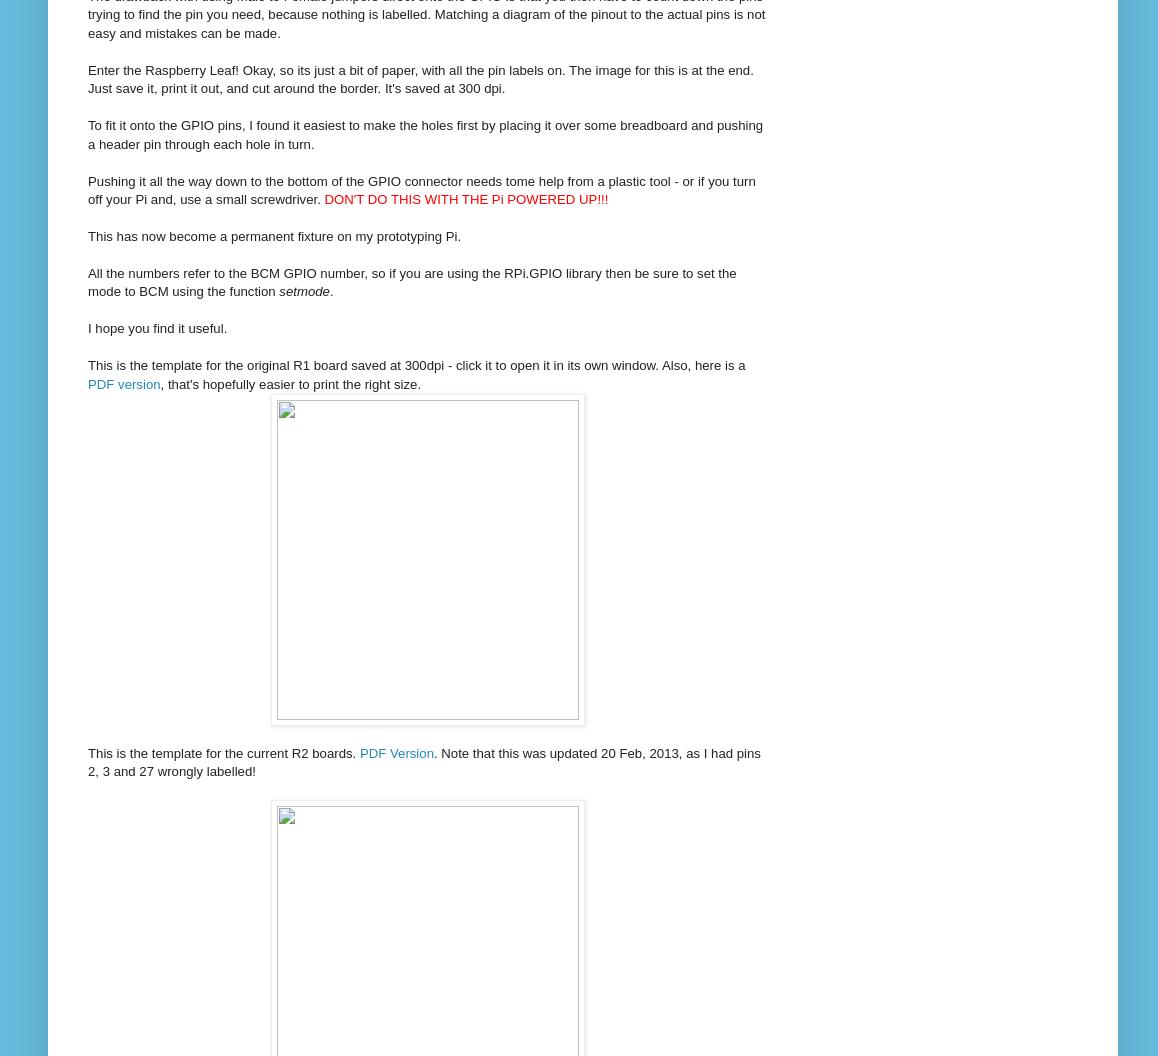 The width and height of the screenshot is (1158, 1056). What do you see at coordinates (421, 189) in the screenshot?
I see `'Pushing it all the way down to the bottom of the GPIO connector needs tome help from a plastic tool - or if you turn off your Pi and, use a small screwdriver.'` at bounding box center [421, 189].